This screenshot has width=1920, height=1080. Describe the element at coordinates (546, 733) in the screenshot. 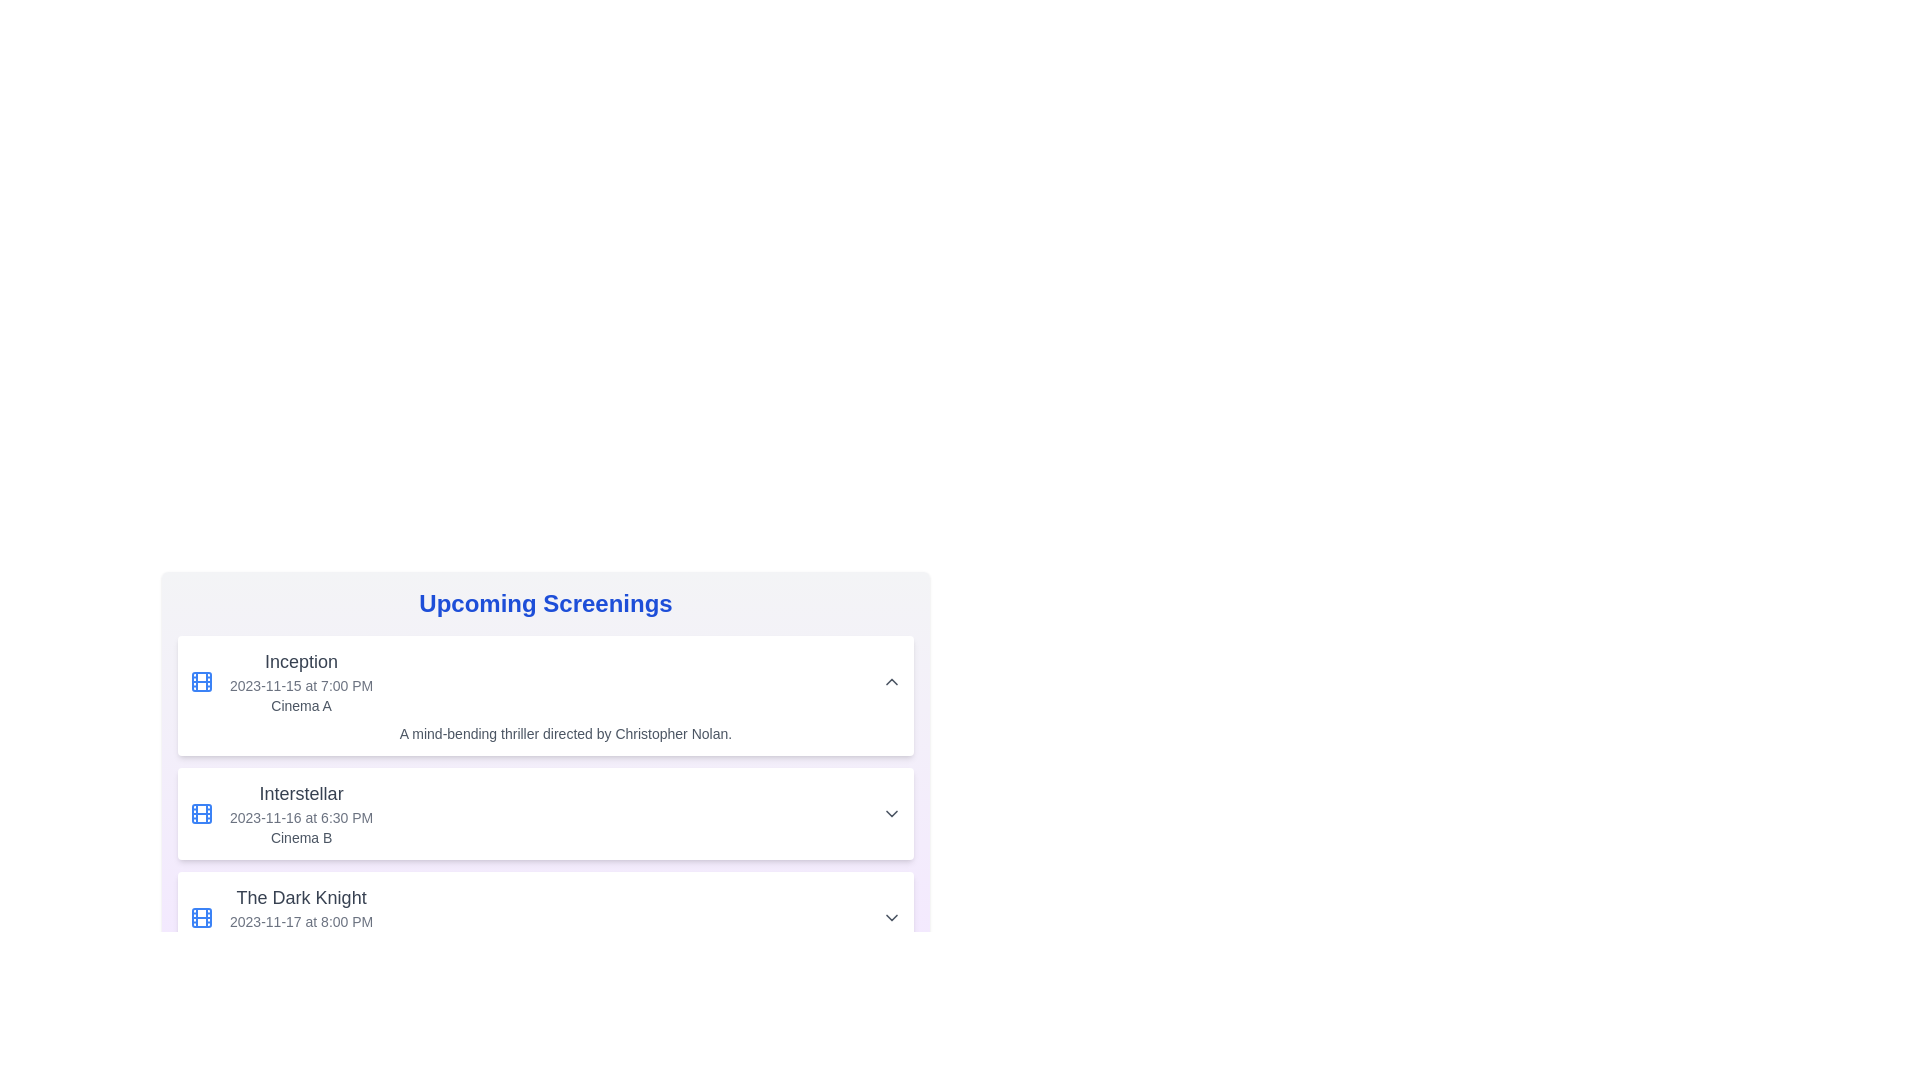

I see `the descriptive summary text of the movie 'Inception' located at the bottom of the first event card` at that location.